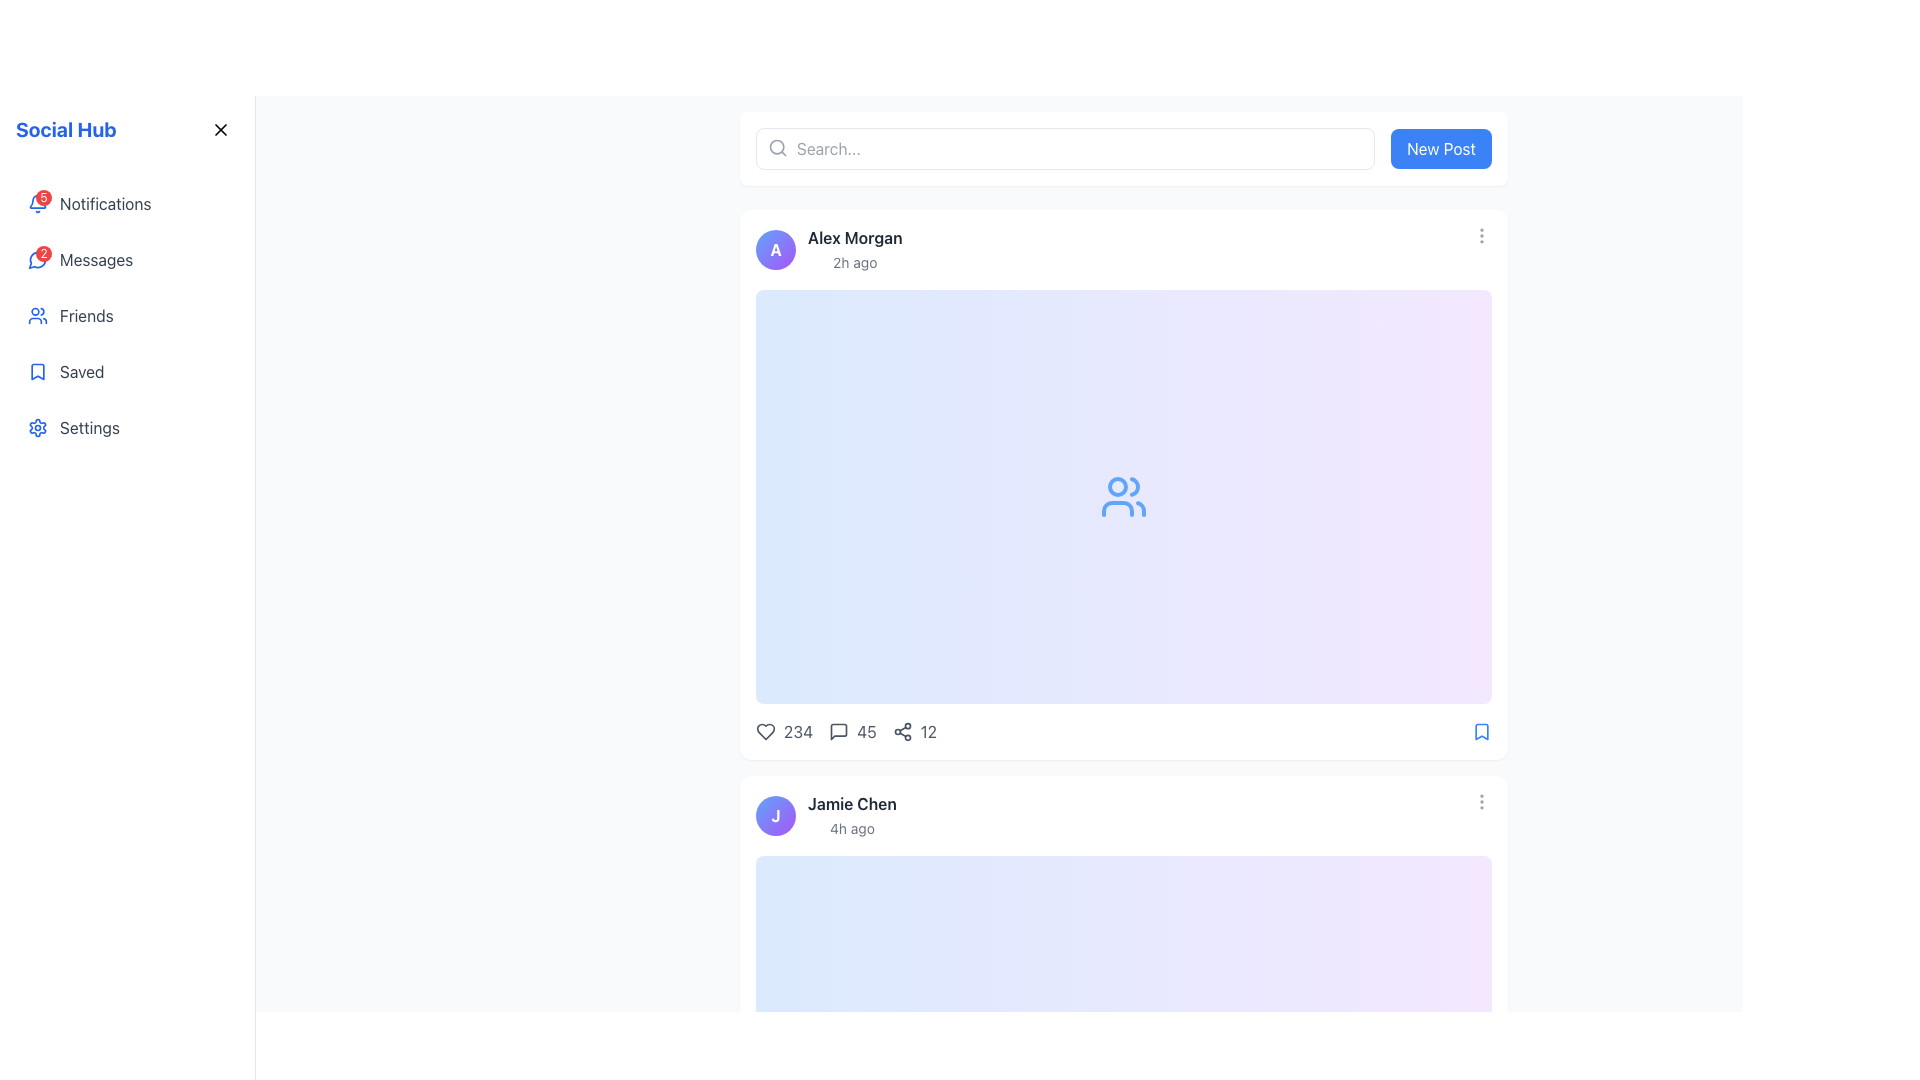 This screenshot has height=1080, width=1920. I want to click on the Notification badge that displays the count of unread messages, located near the top-left of the navigation panel, adjacent to the 'Messages' option, so click(38, 258).